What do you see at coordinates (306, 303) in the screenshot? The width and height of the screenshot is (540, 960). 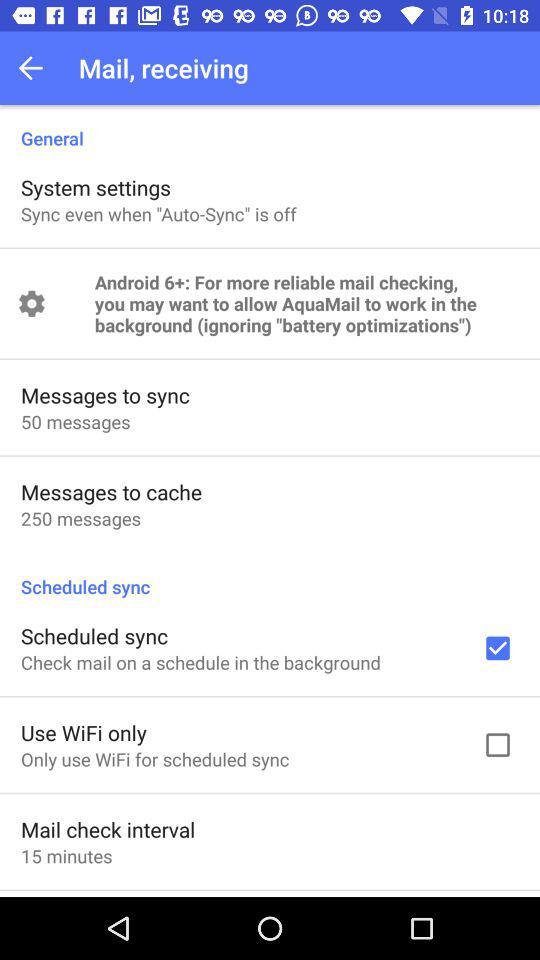 I see `the app above the messages to sync app` at bounding box center [306, 303].